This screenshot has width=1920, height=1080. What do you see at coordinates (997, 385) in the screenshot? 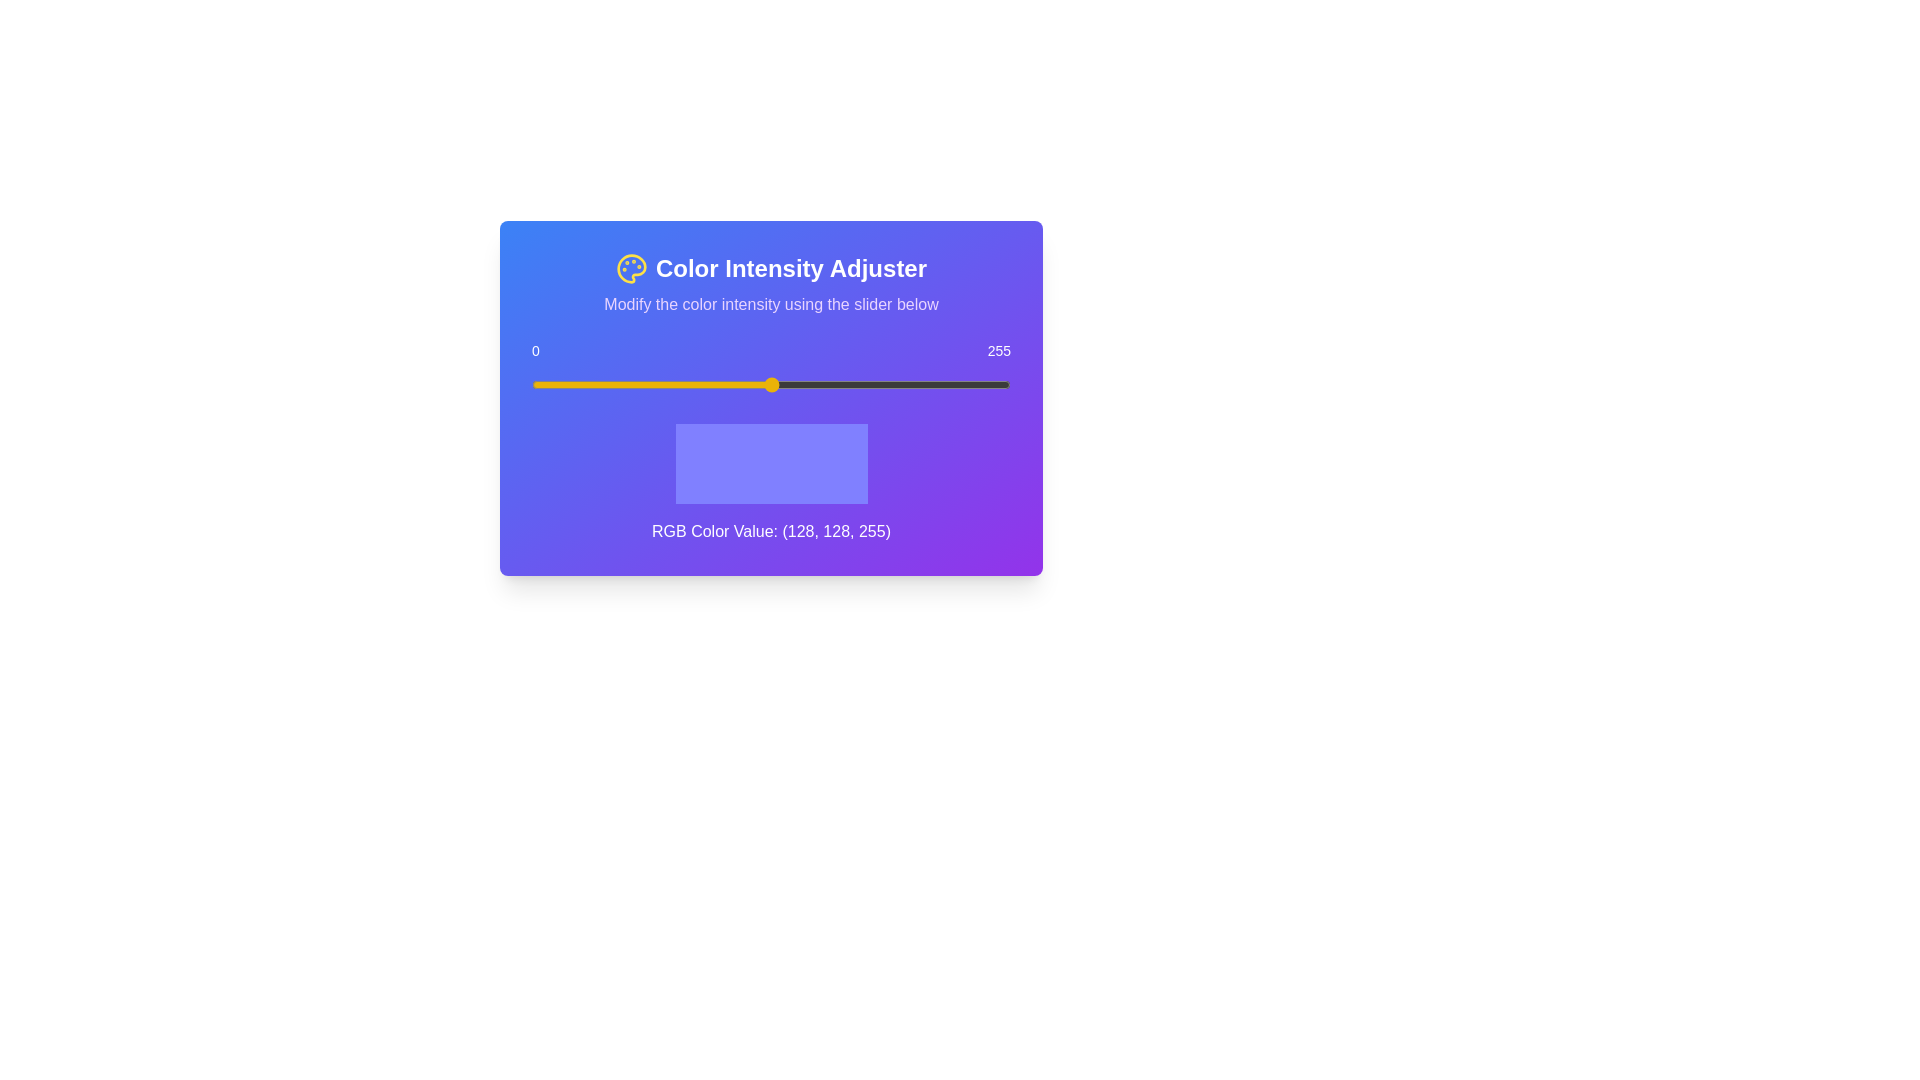
I see `the slider to set the value to 248` at bounding box center [997, 385].